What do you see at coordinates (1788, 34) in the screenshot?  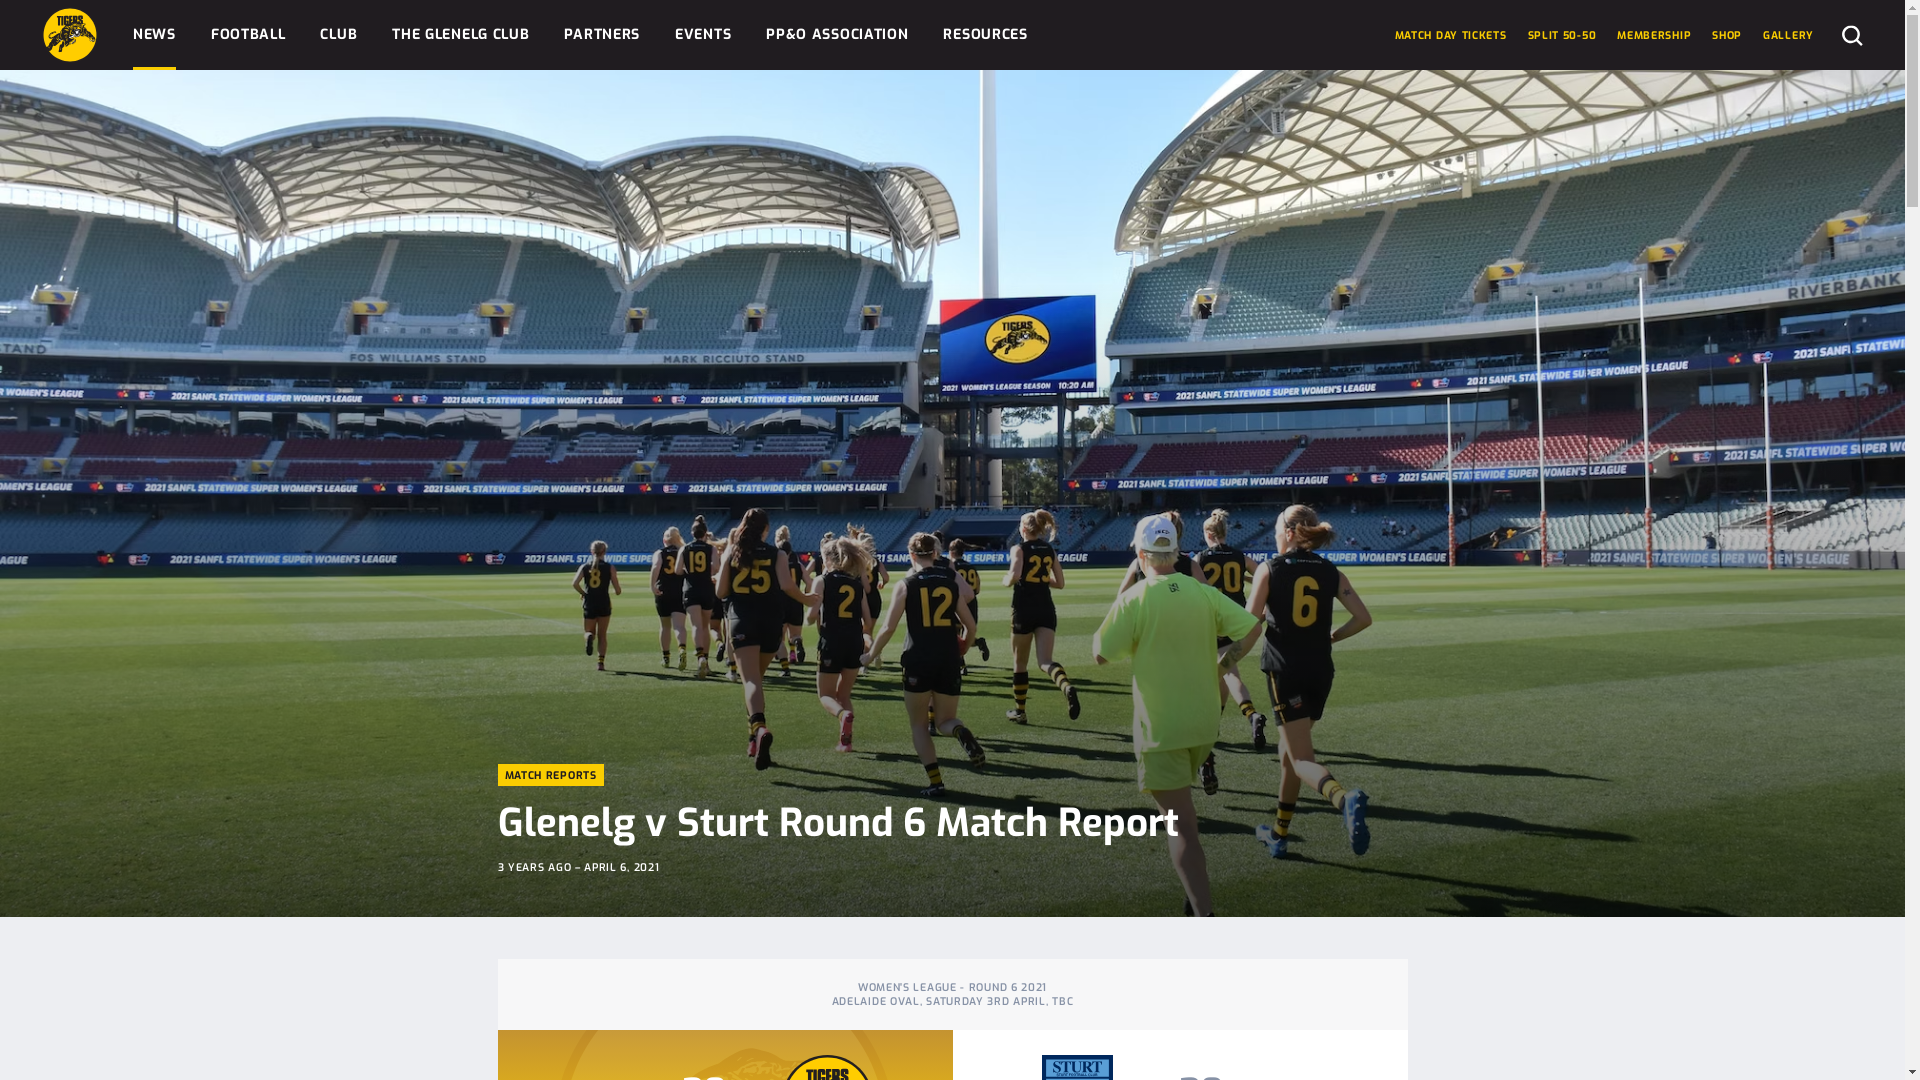 I see `'GALLERY'` at bounding box center [1788, 34].